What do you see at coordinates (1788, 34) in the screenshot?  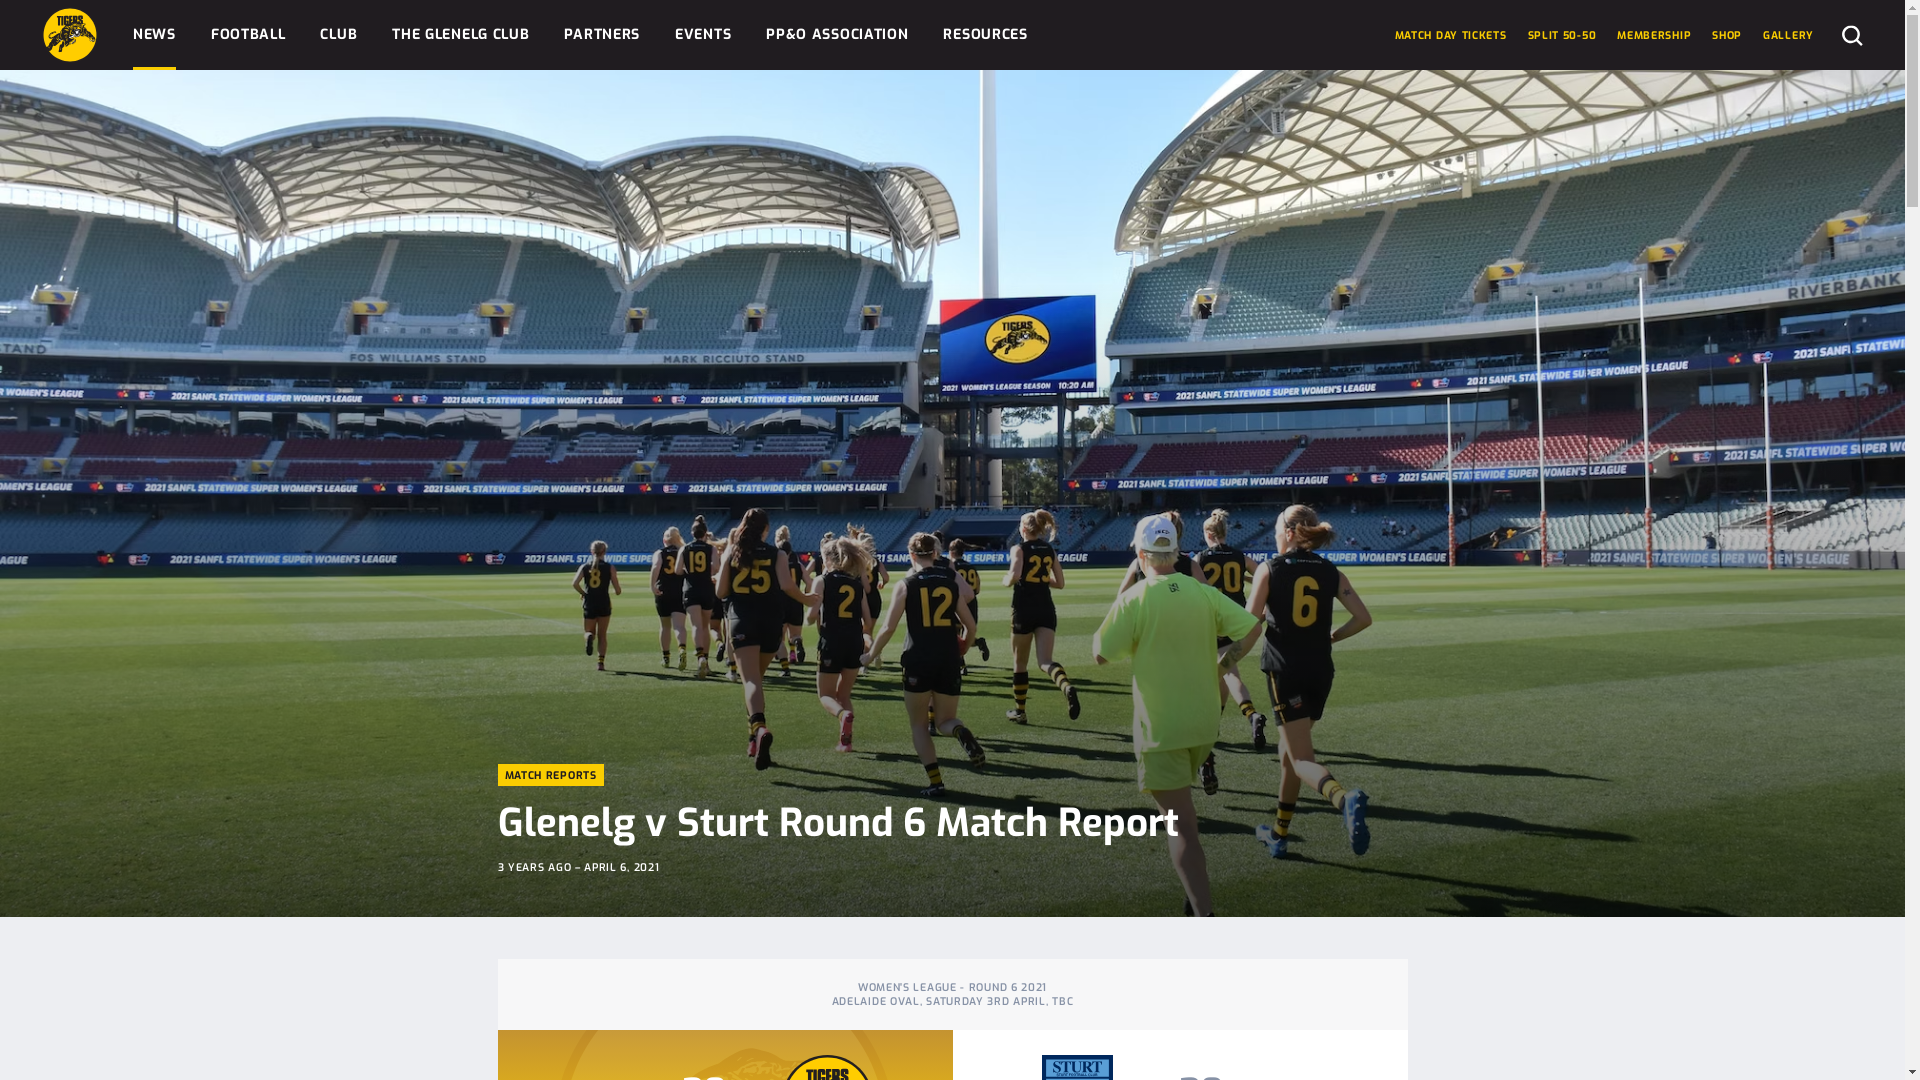 I see `'GALLERY'` at bounding box center [1788, 34].